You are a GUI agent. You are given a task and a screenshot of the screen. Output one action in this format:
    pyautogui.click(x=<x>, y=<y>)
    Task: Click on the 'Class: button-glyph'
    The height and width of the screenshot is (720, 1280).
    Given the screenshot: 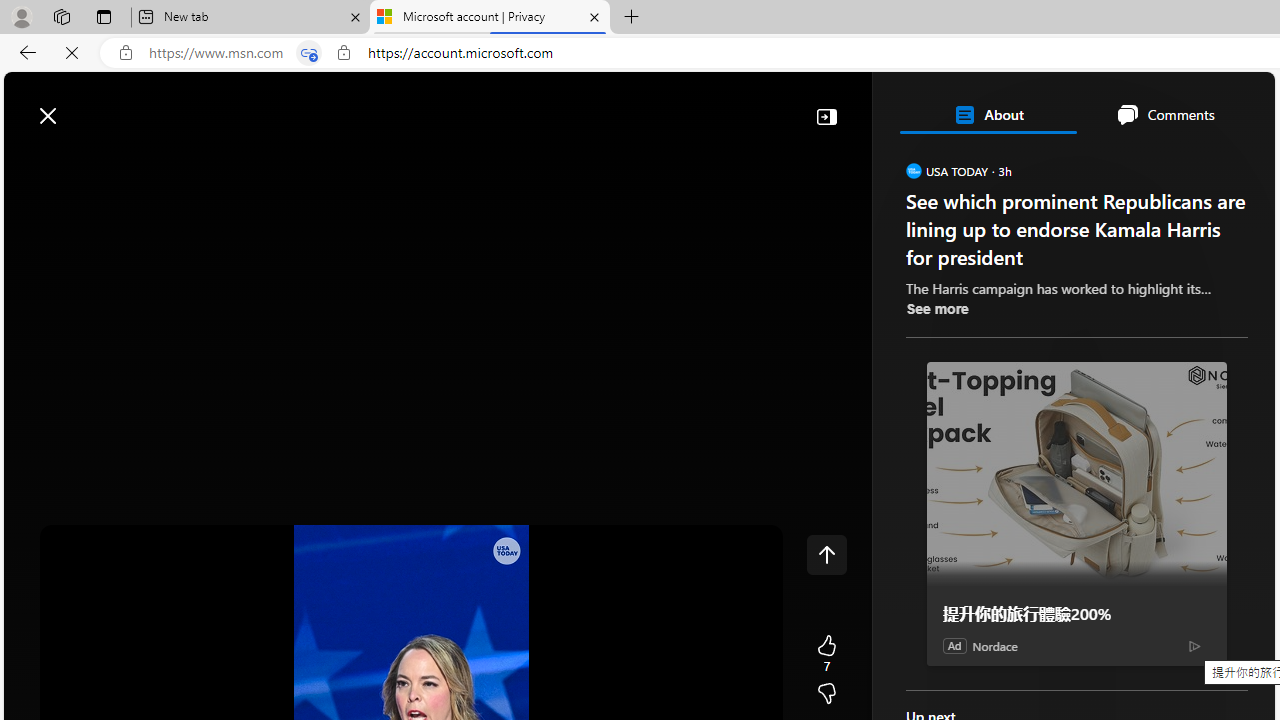 What is the action you would take?
    pyautogui.click(x=29, y=162)
    